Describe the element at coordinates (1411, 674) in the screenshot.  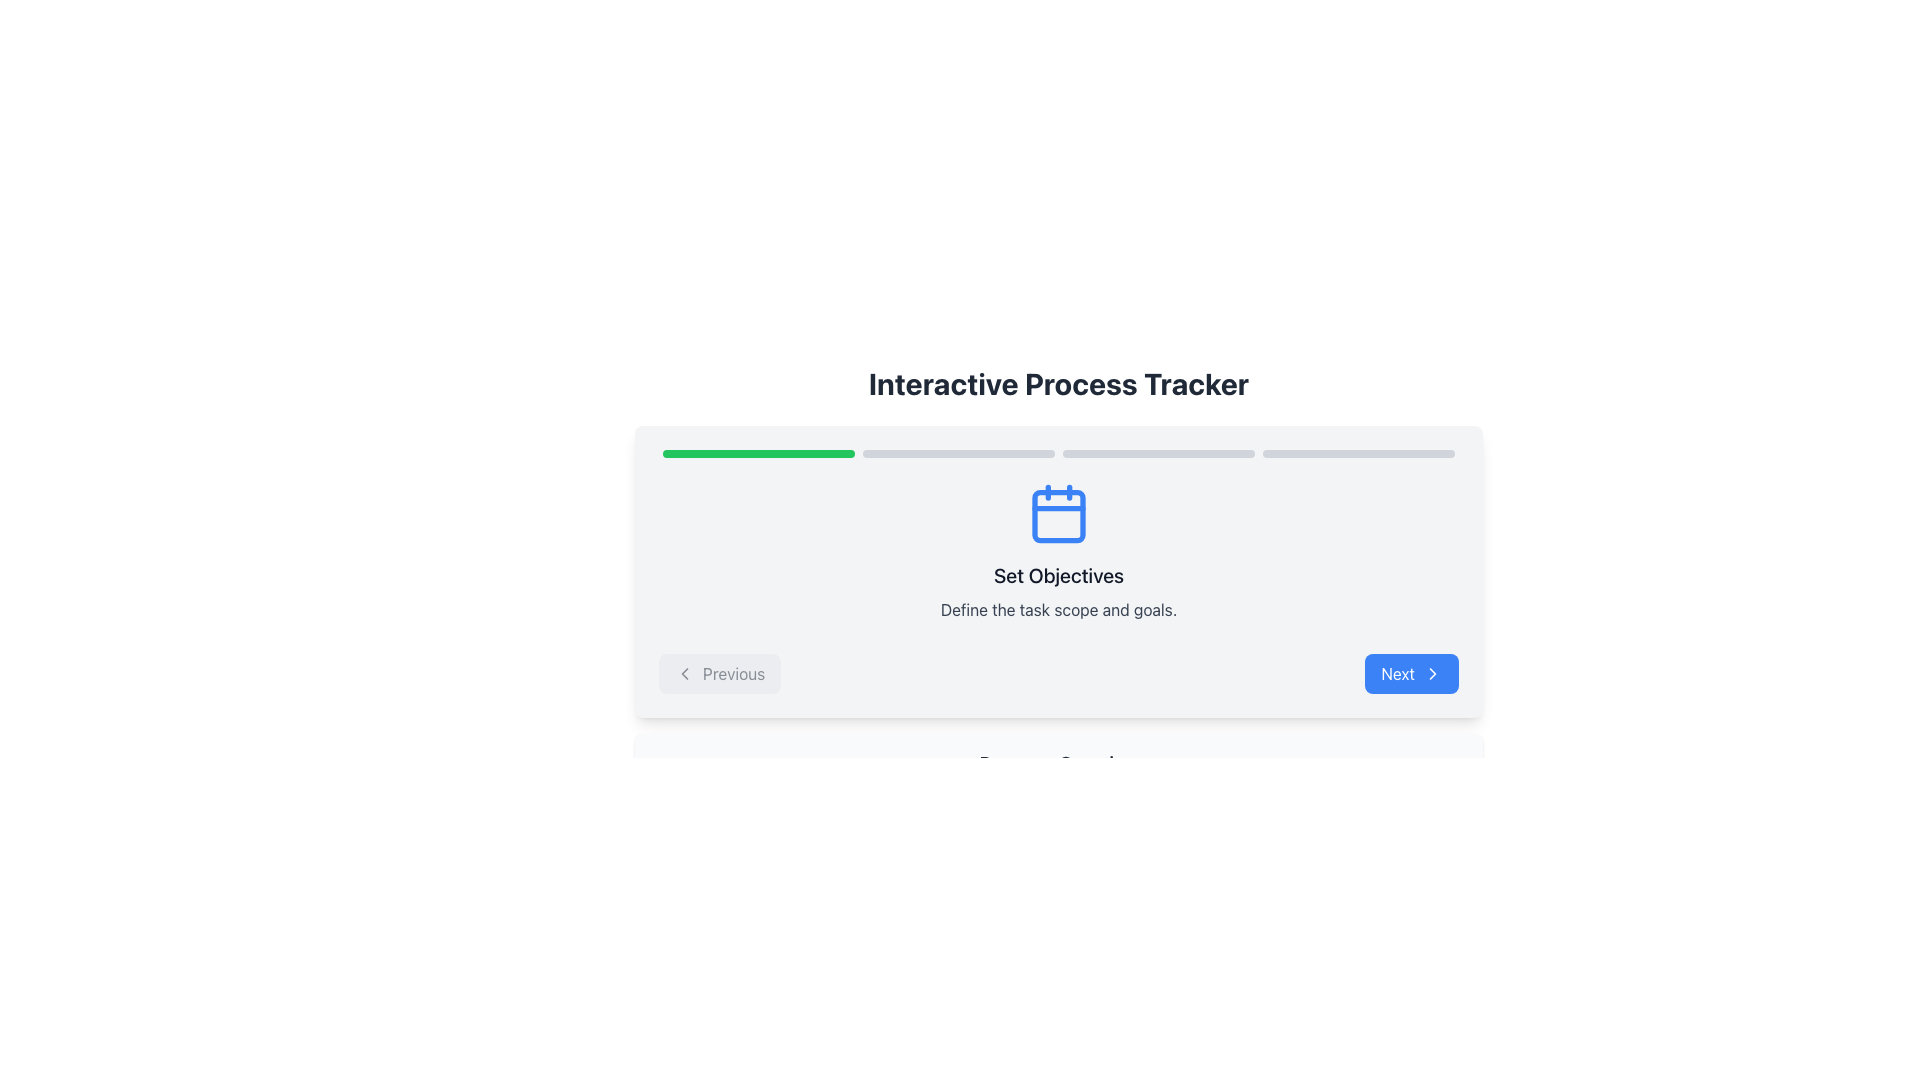
I see `the 'Next' button, which is a rectangular button with rounded corners, a blue background, and contains the text 'Next' alongside a right-facing arrow icon` at that location.